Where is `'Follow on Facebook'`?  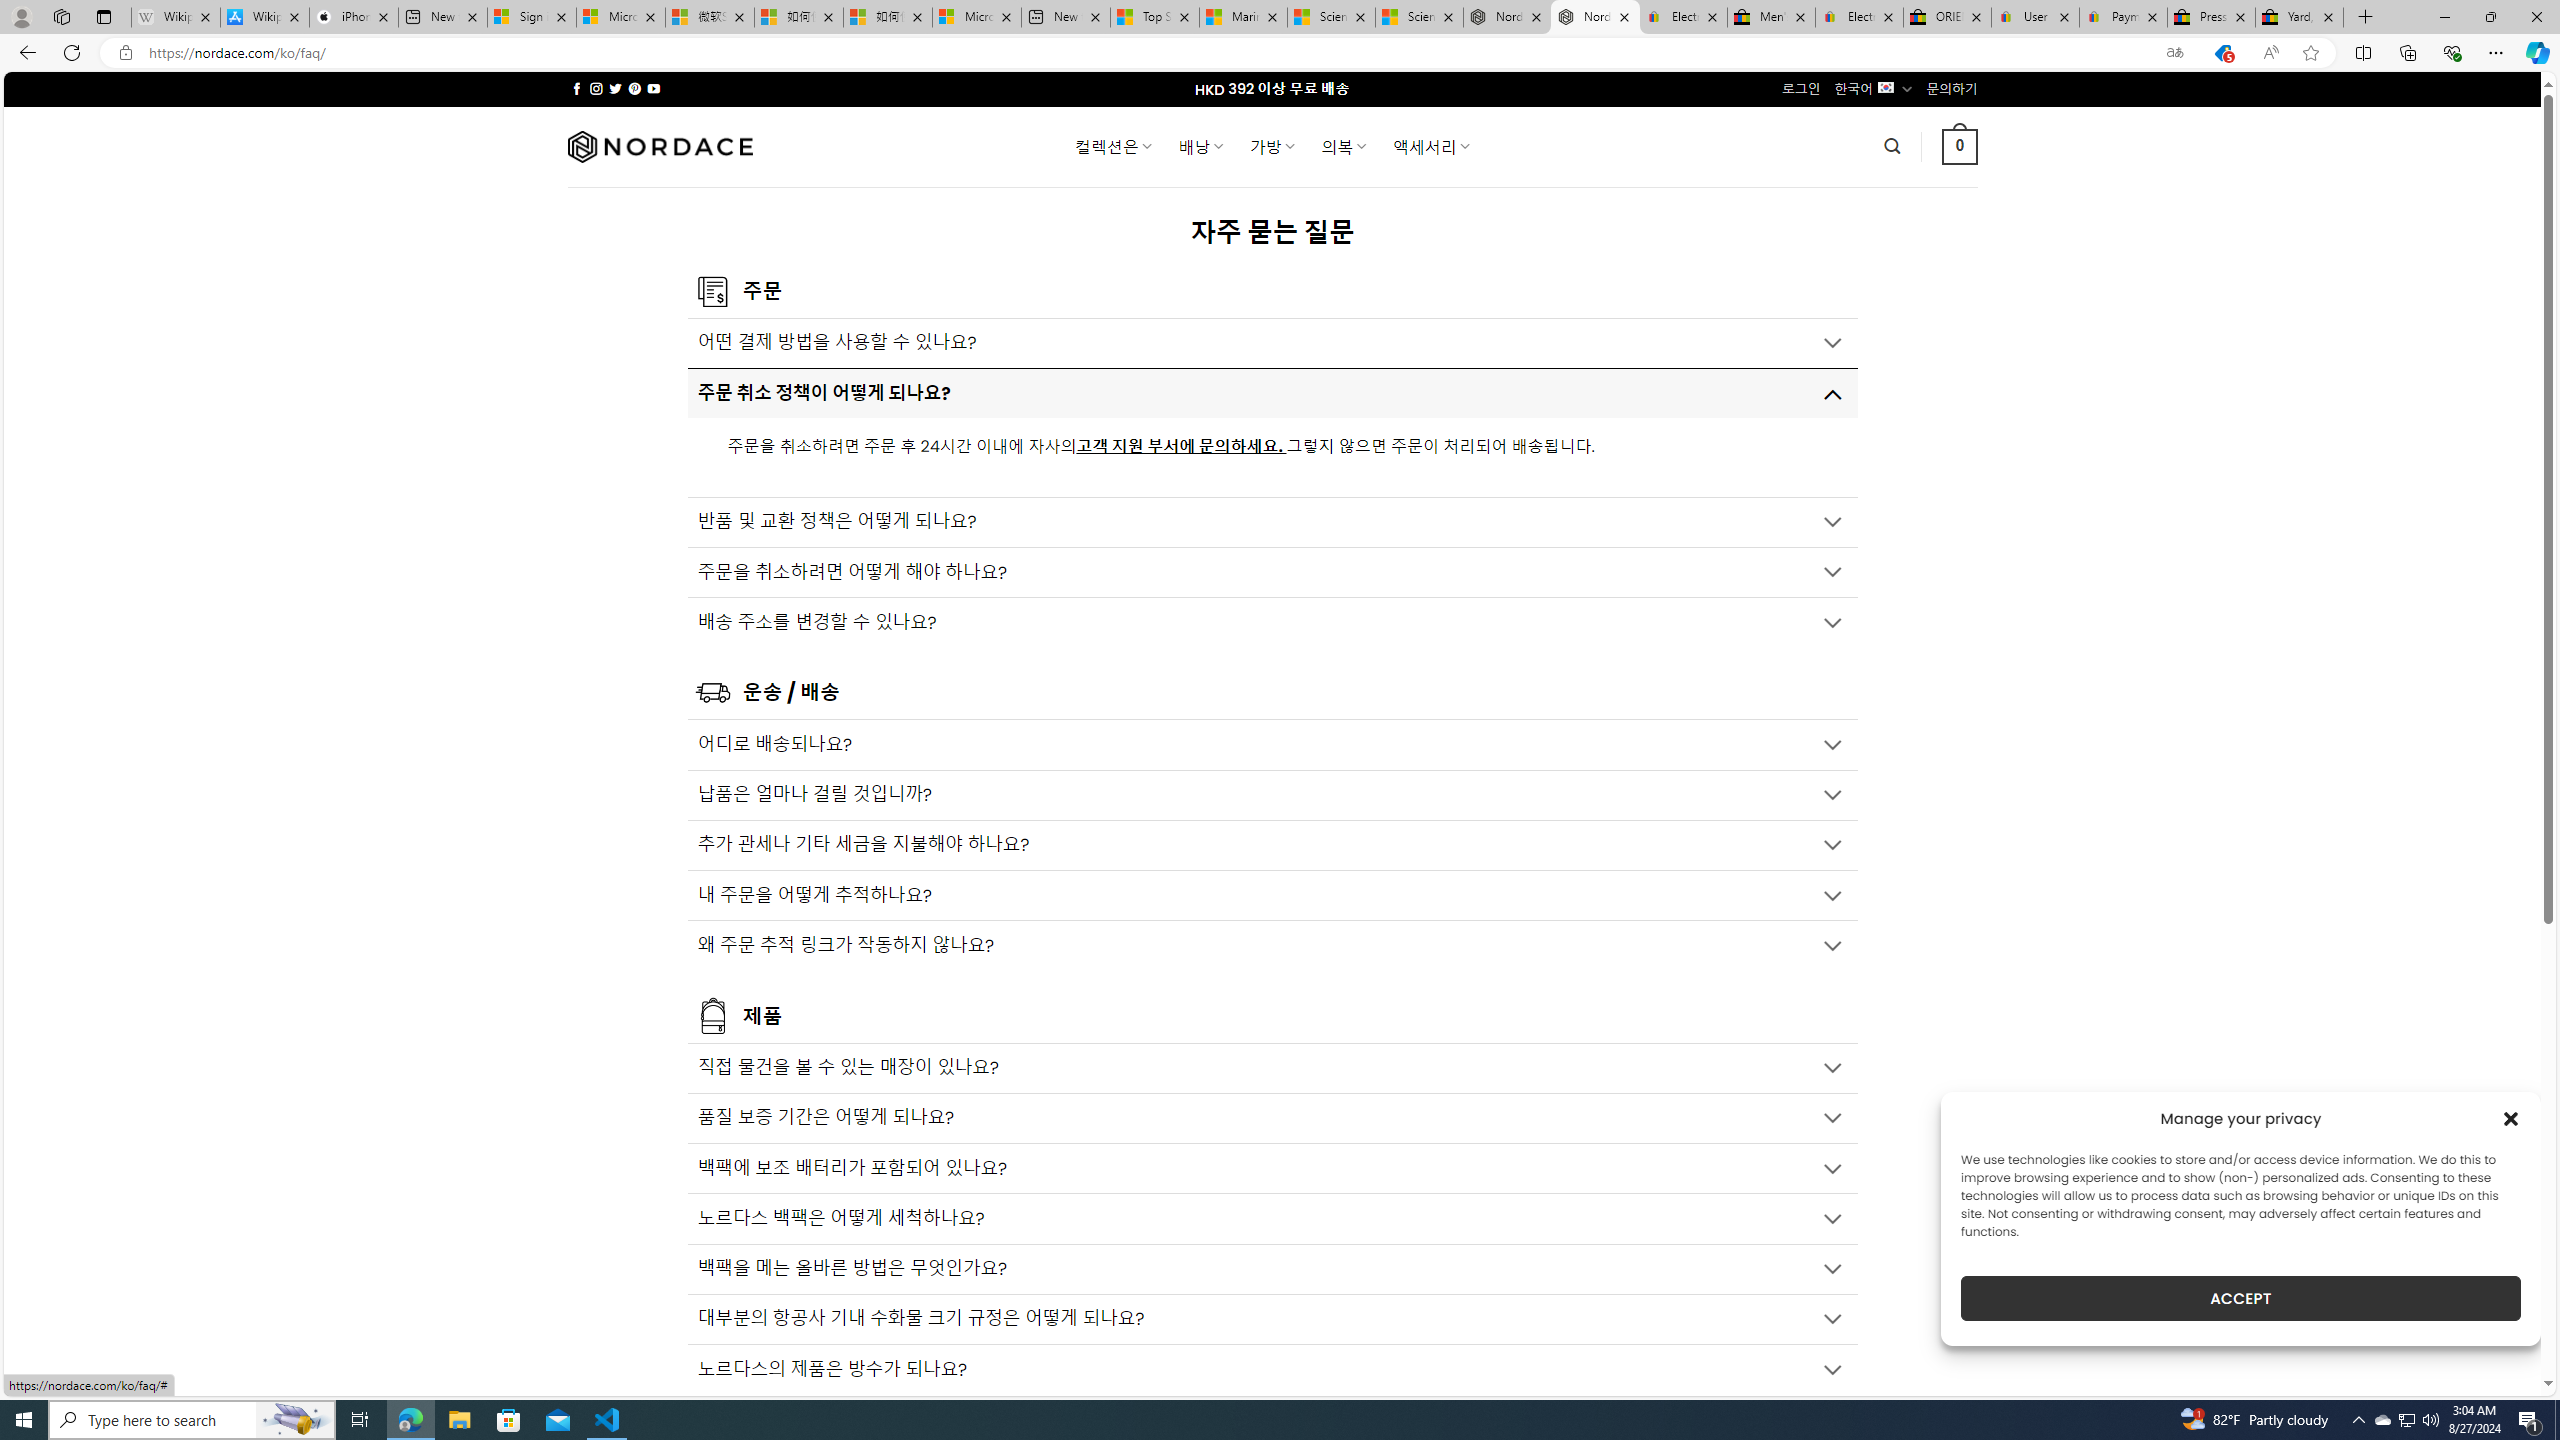
'Follow on Facebook' is located at coordinates (576, 88).